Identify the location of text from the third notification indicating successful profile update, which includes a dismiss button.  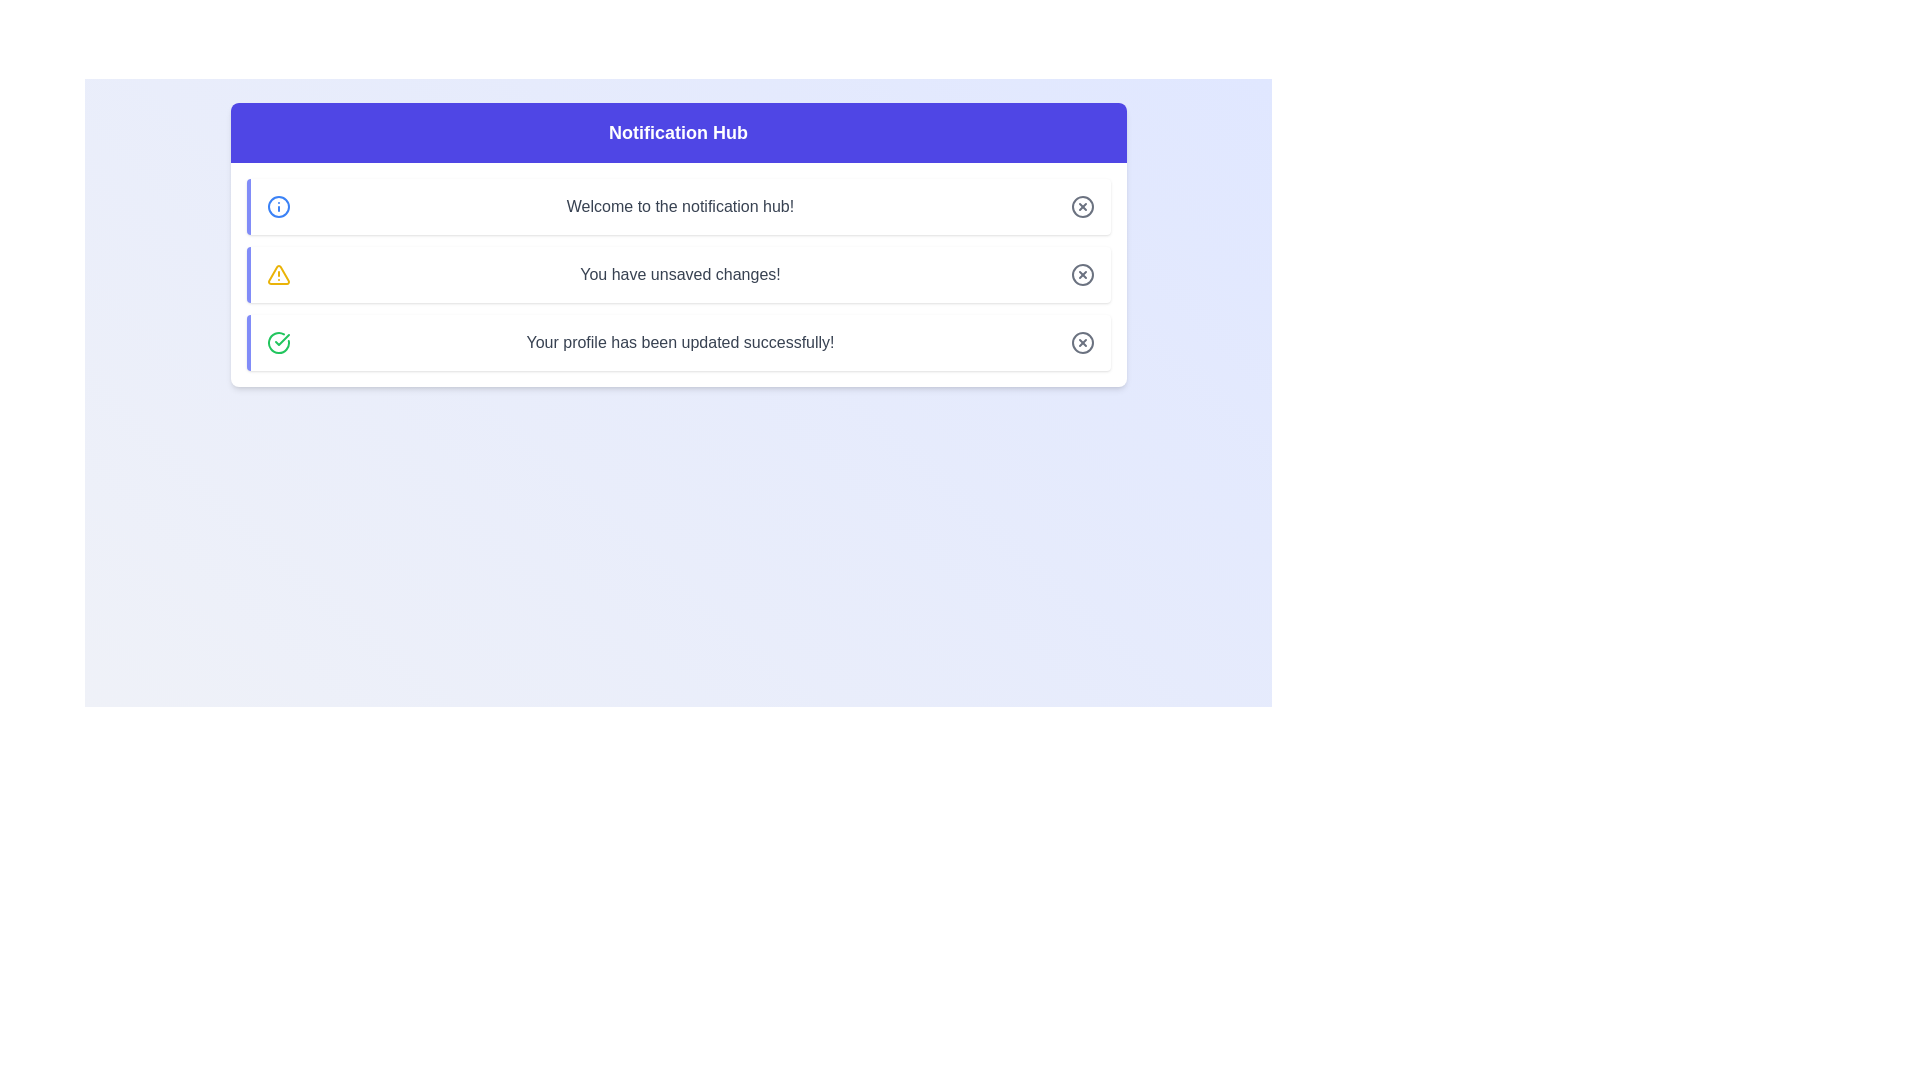
(678, 342).